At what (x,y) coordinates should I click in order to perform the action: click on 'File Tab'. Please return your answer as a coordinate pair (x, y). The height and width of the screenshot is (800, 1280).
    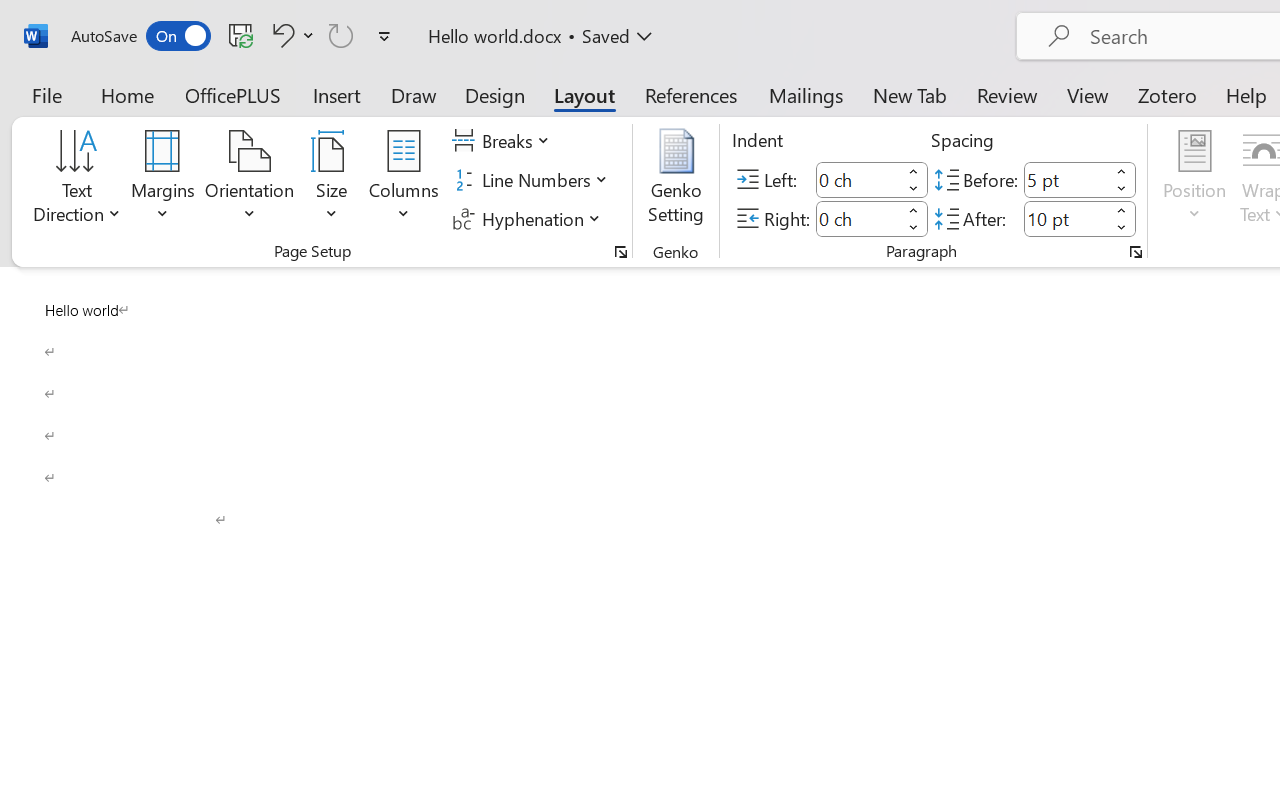
    Looking at the image, I should click on (46, 94).